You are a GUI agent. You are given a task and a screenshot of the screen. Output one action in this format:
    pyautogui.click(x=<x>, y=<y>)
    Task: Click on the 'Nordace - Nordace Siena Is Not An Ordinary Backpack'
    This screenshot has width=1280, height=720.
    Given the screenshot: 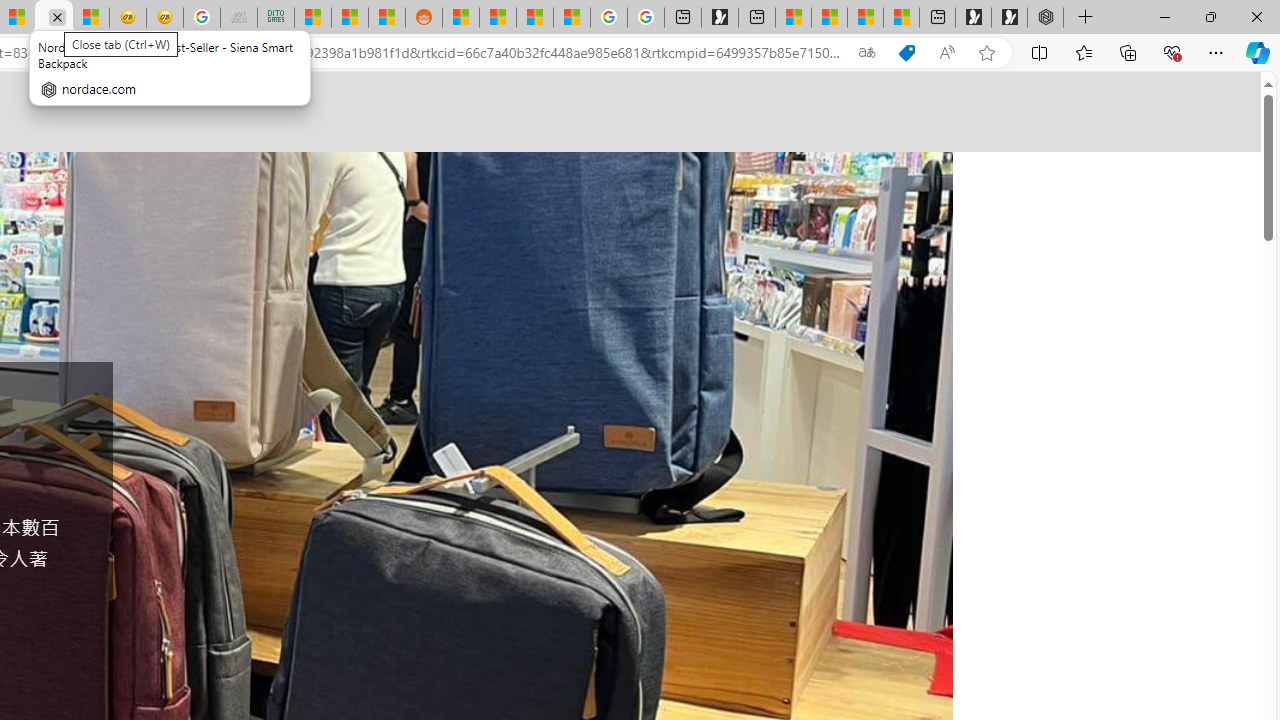 What is the action you would take?
    pyautogui.click(x=1044, y=17)
    